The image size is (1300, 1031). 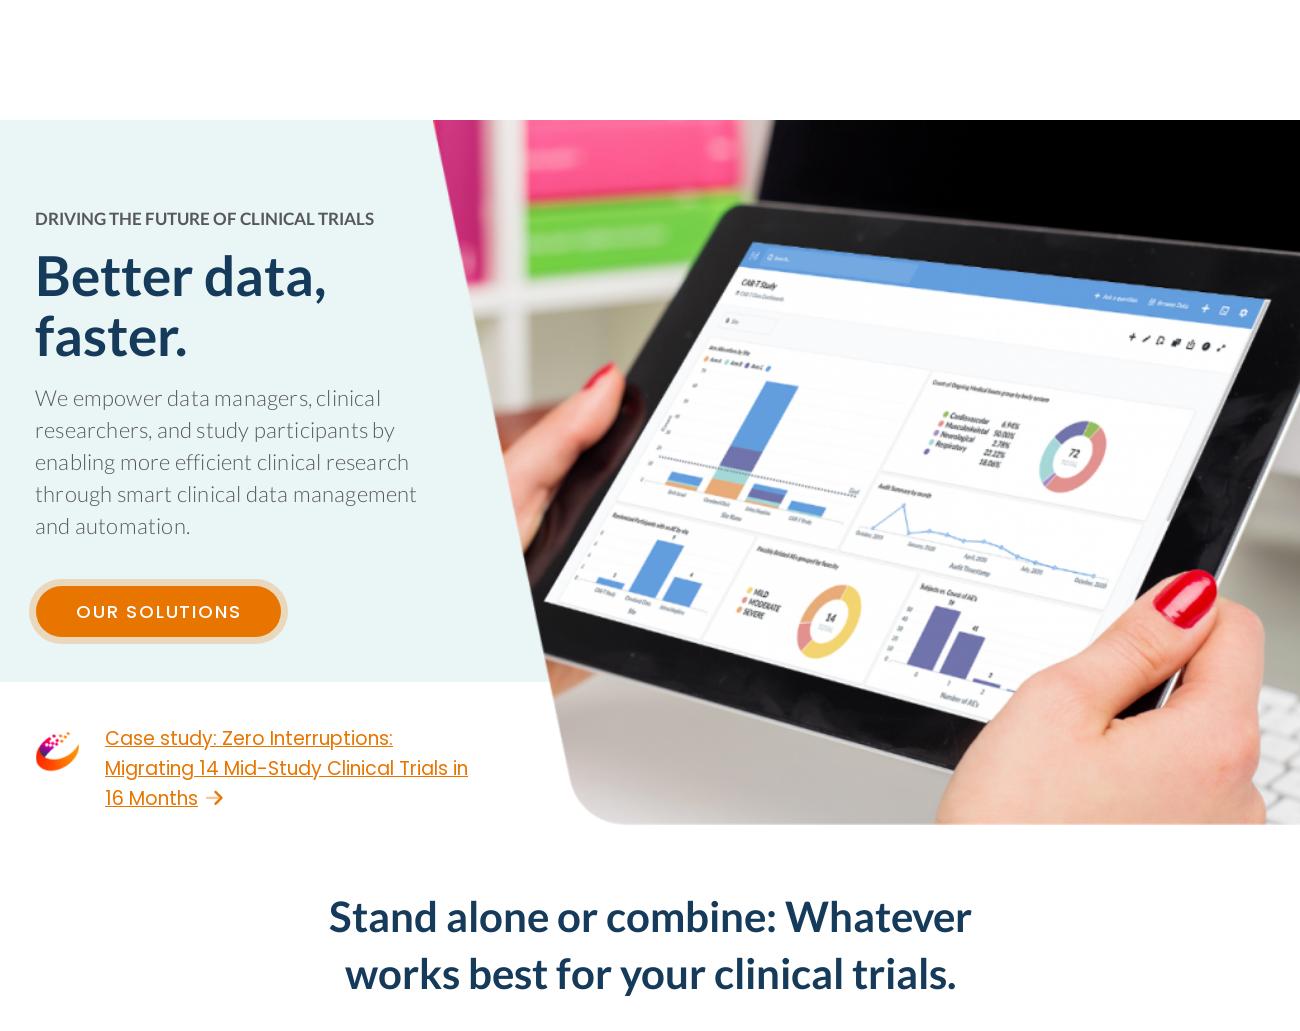 What do you see at coordinates (1168, 61) in the screenshot?
I see `'FREE TRIAL'` at bounding box center [1168, 61].